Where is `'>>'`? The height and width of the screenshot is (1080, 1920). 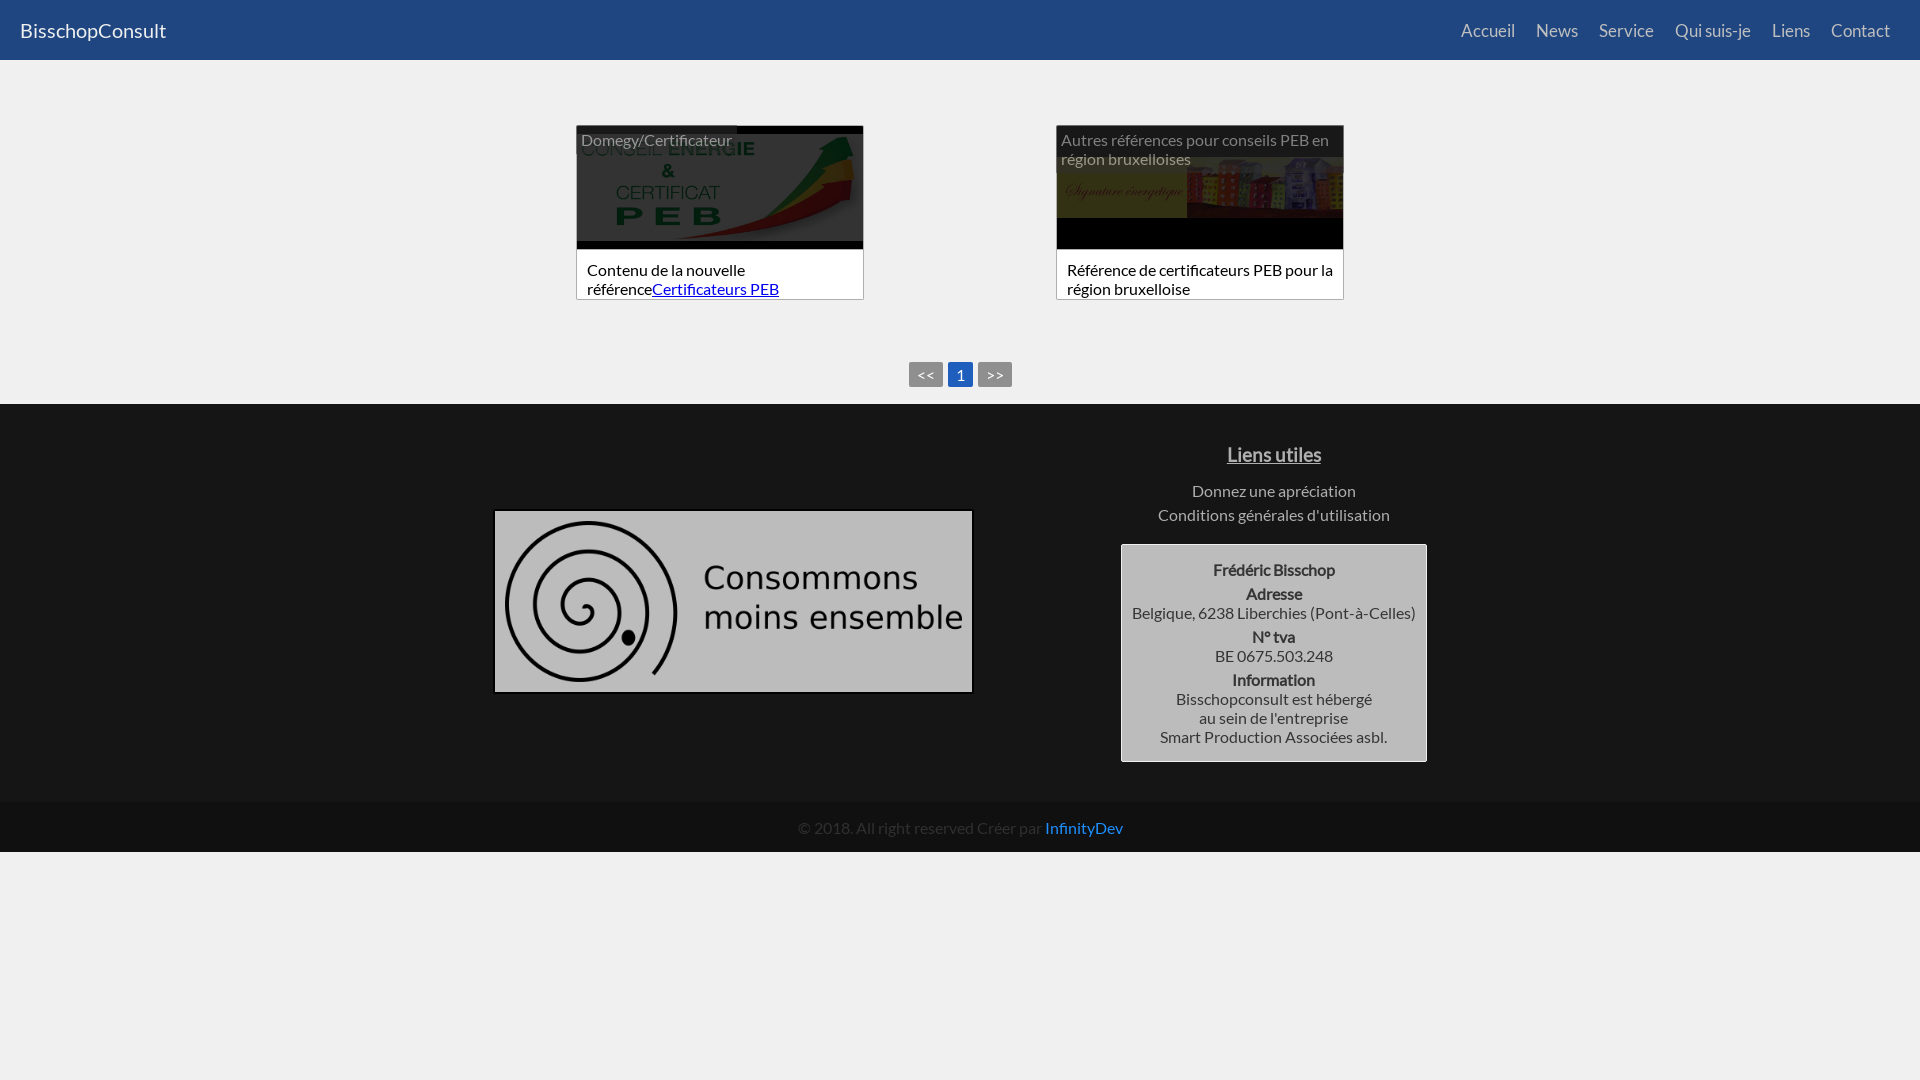
'>>' is located at coordinates (994, 374).